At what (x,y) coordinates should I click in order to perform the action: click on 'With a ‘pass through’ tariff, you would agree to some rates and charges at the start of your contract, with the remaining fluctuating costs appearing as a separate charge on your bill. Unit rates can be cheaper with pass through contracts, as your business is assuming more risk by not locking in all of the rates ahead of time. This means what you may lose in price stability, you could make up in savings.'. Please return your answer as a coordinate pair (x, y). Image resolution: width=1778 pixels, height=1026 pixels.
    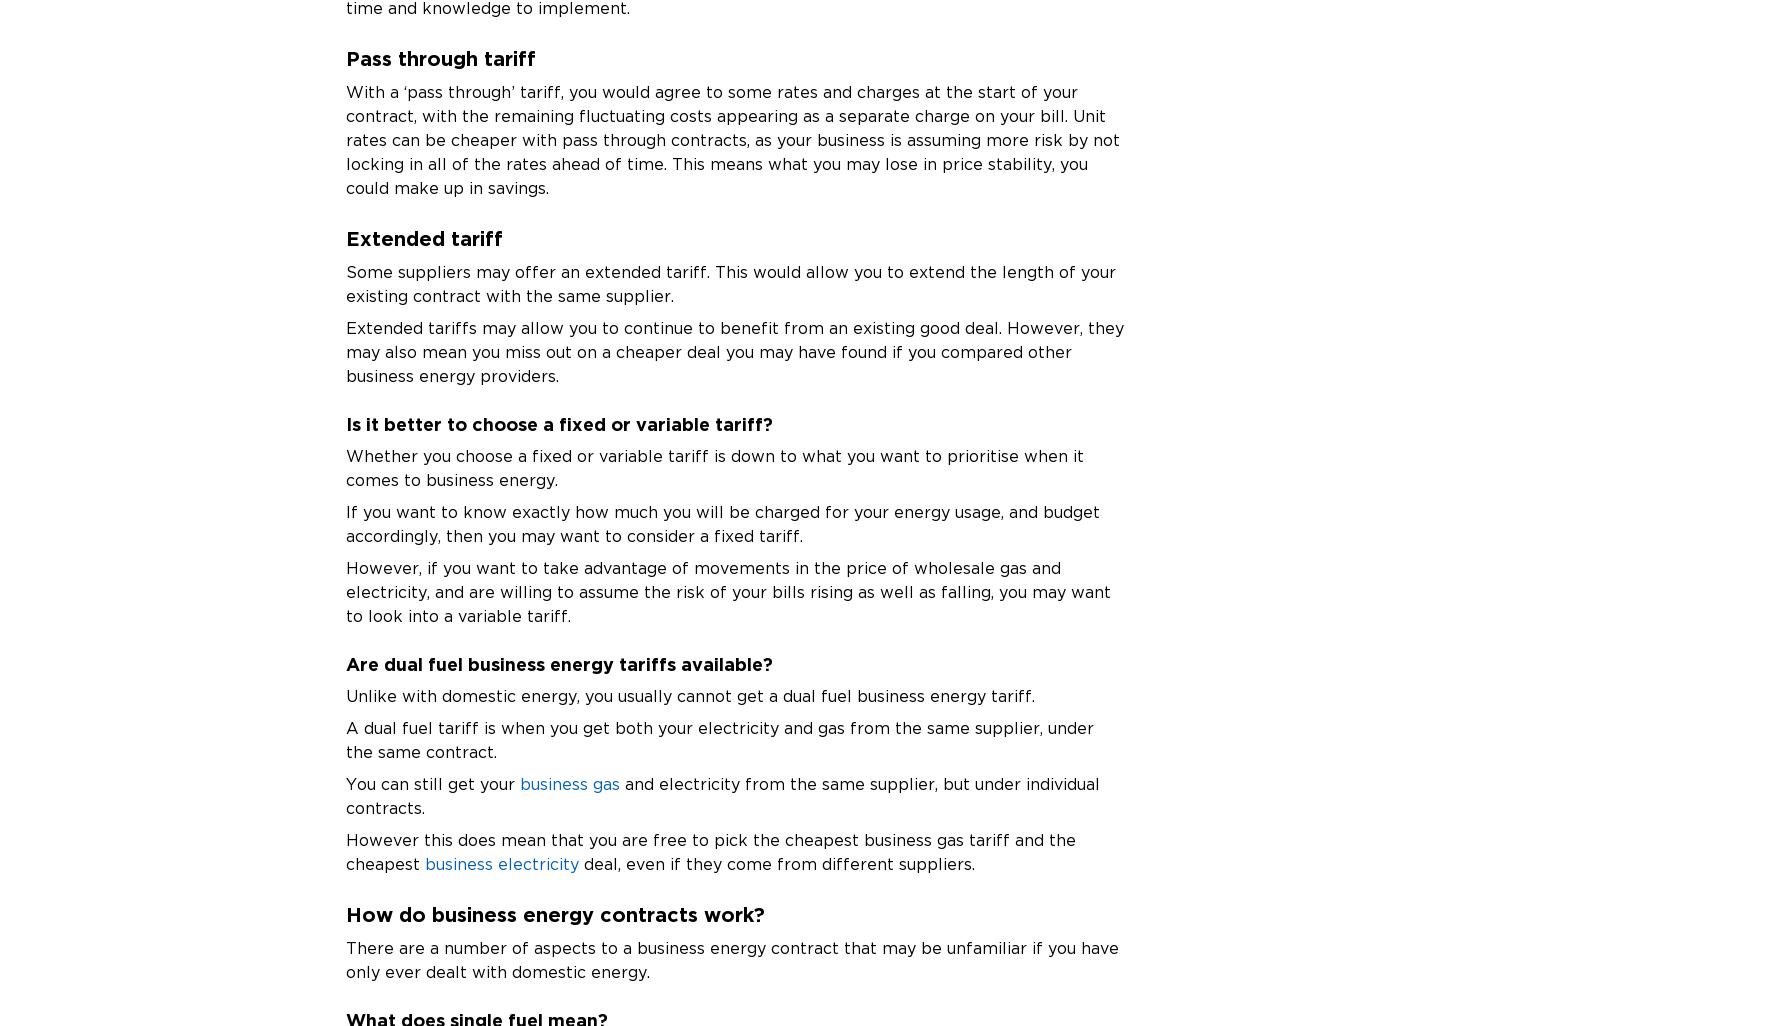
    Looking at the image, I should click on (732, 139).